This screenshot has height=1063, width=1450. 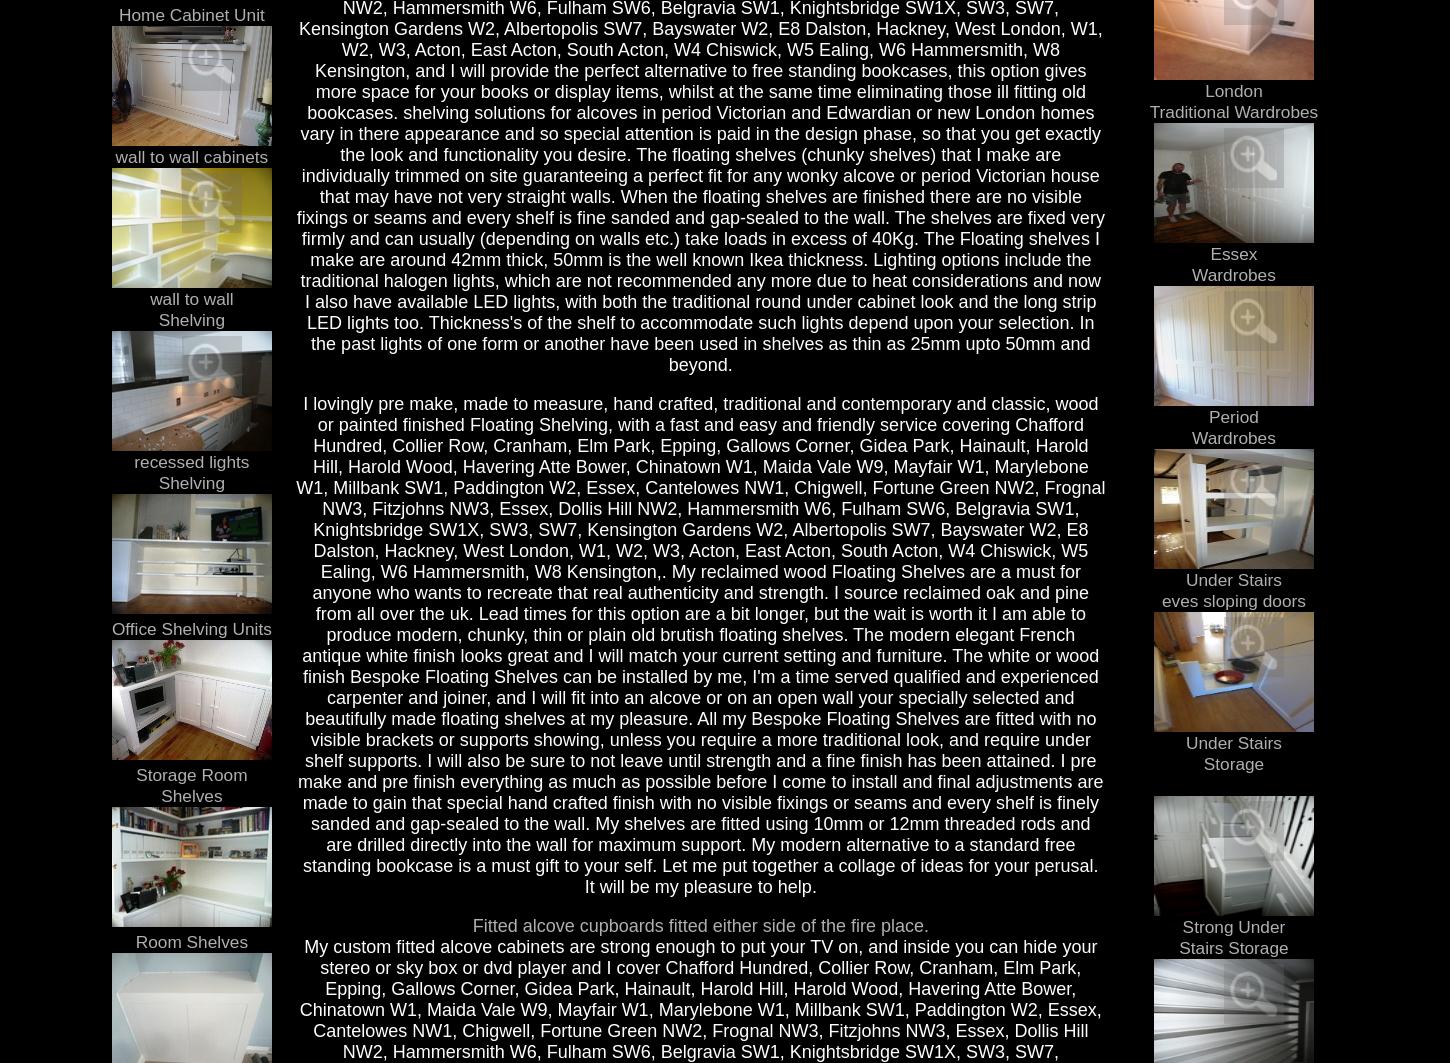 I want to click on 'wall to wall cabinets', so click(x=190, y=156).